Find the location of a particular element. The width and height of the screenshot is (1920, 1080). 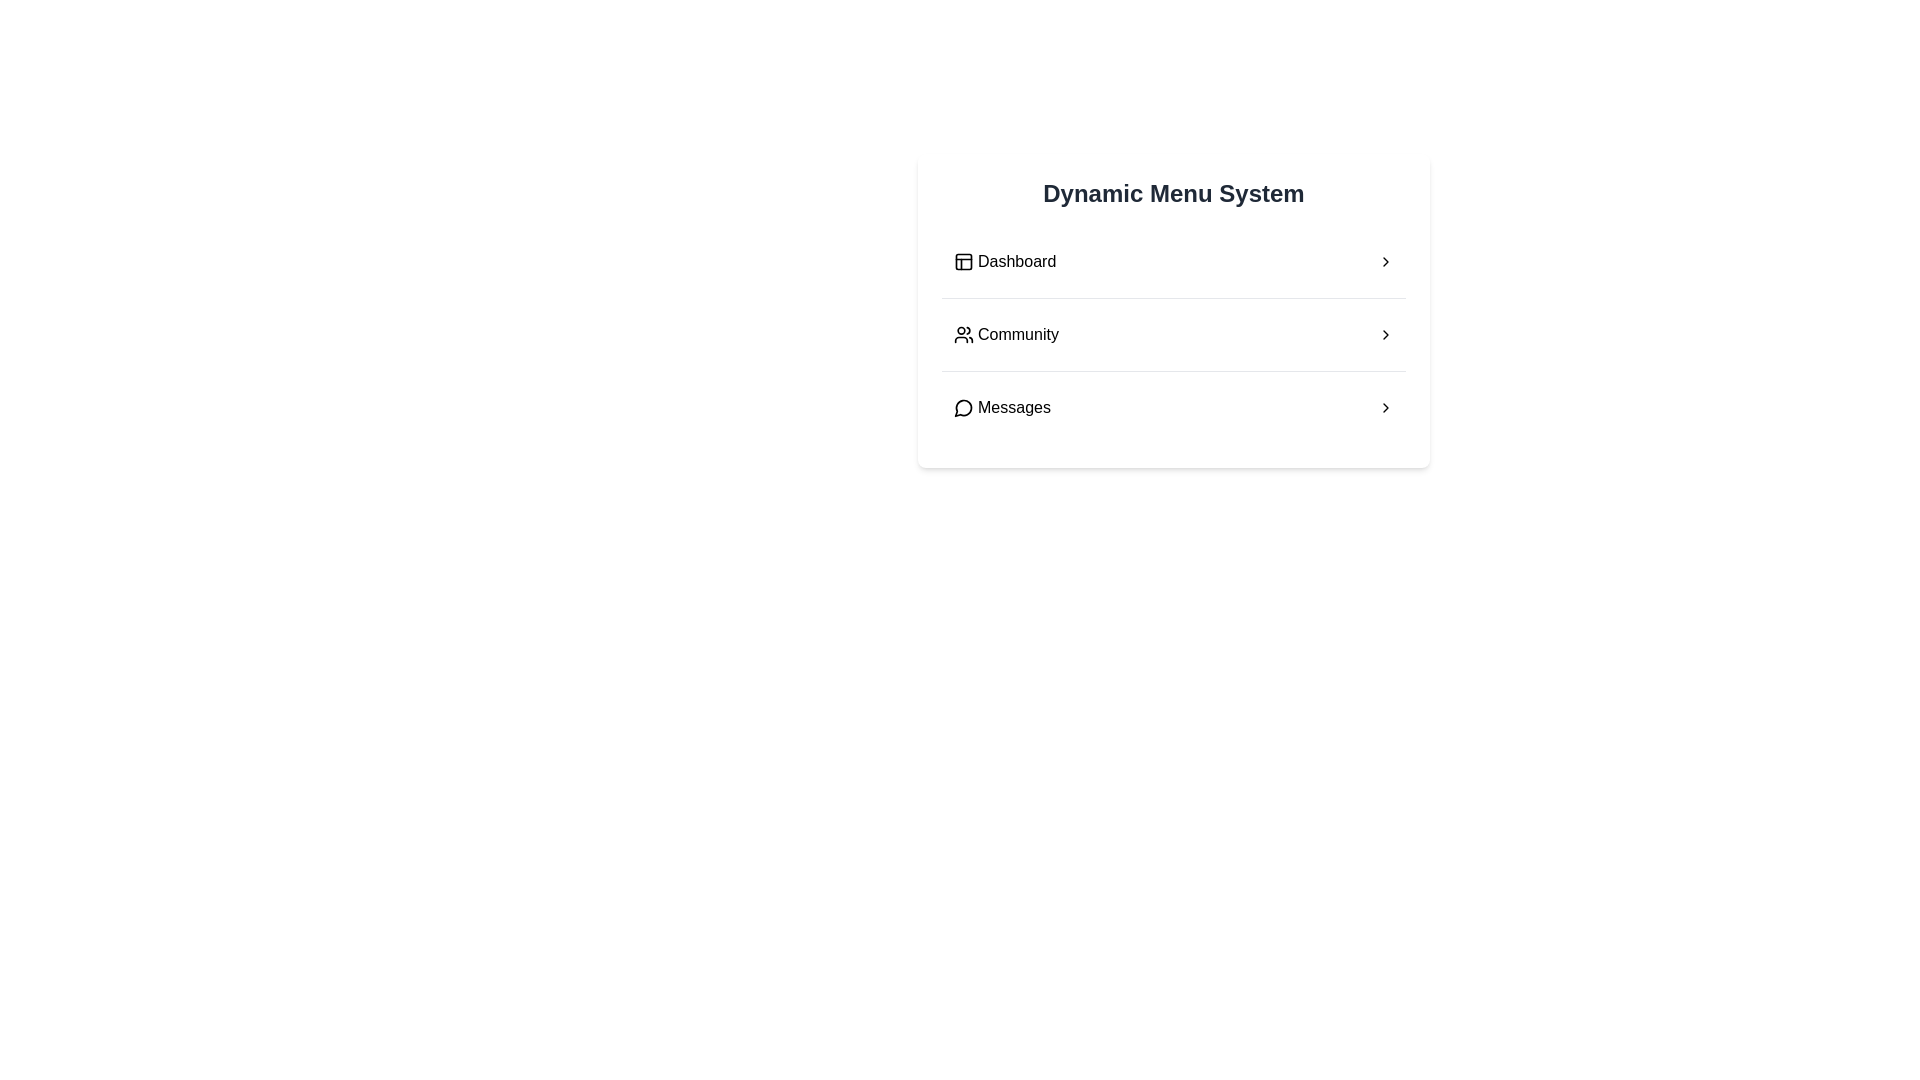

static text label displaying 'Dashboard' located beside the grid icon in the vertical menu under 'Dynamic Menu System.' is located at coordinates (1017, 261).